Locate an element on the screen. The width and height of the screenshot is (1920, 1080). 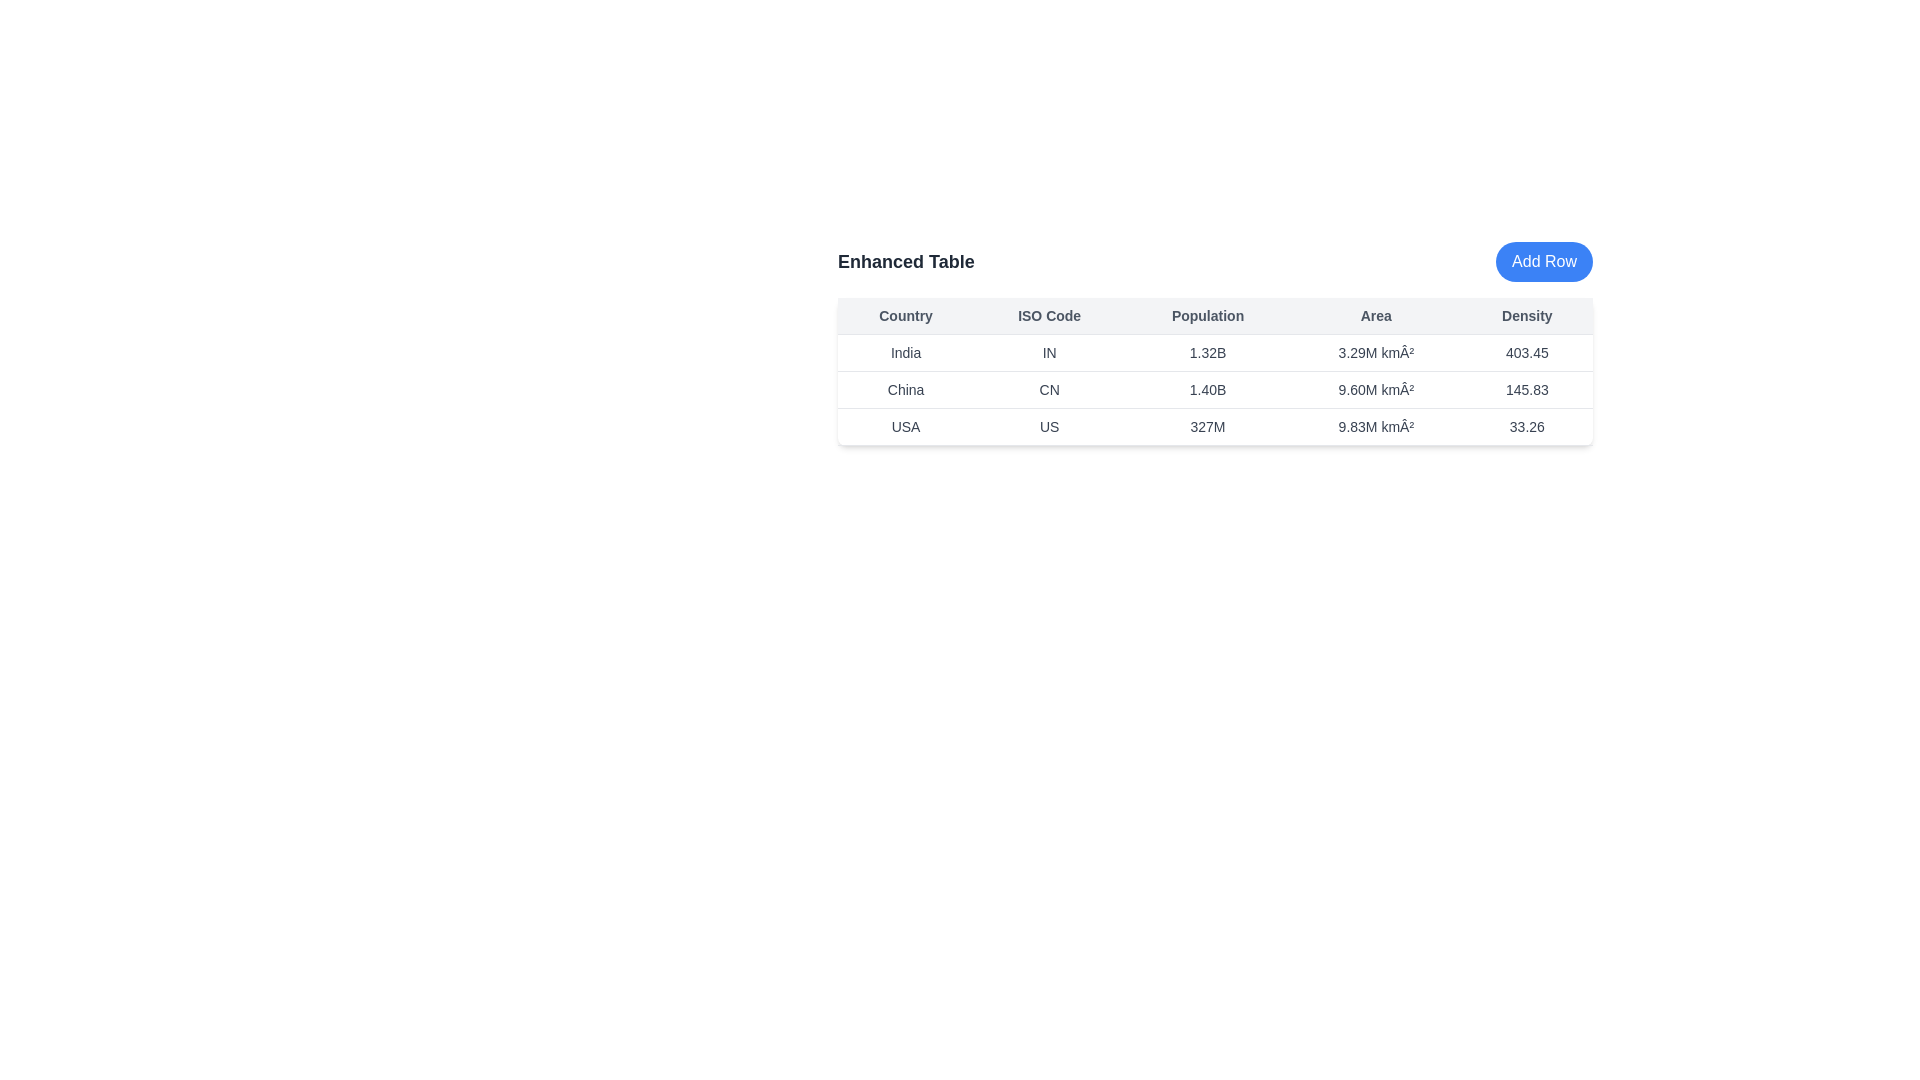
the text label displaying 'US' in the 'ISO Code' column of the 'USA' row, which is styled in gray and has a small font size is located at coordinates (1048, 426).